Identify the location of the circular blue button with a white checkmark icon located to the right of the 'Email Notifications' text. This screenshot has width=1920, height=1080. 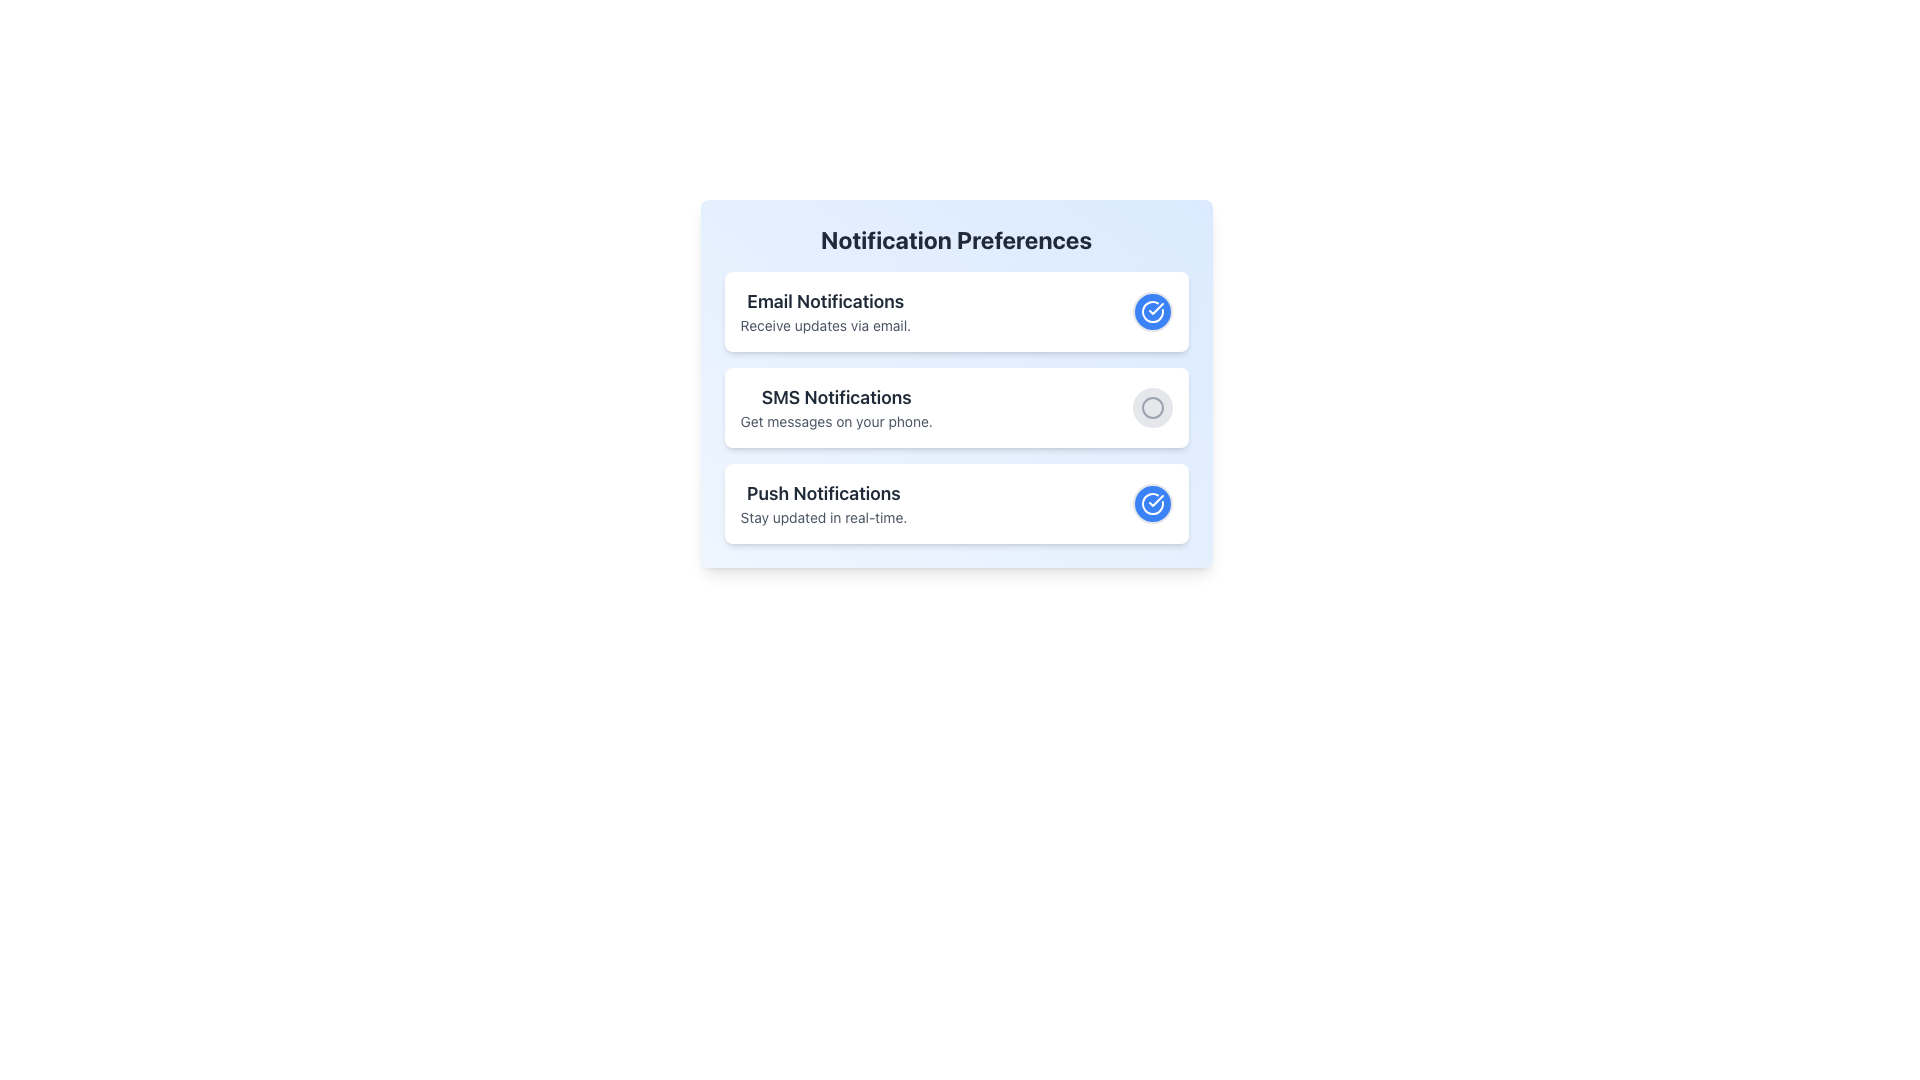
(1152, 312).